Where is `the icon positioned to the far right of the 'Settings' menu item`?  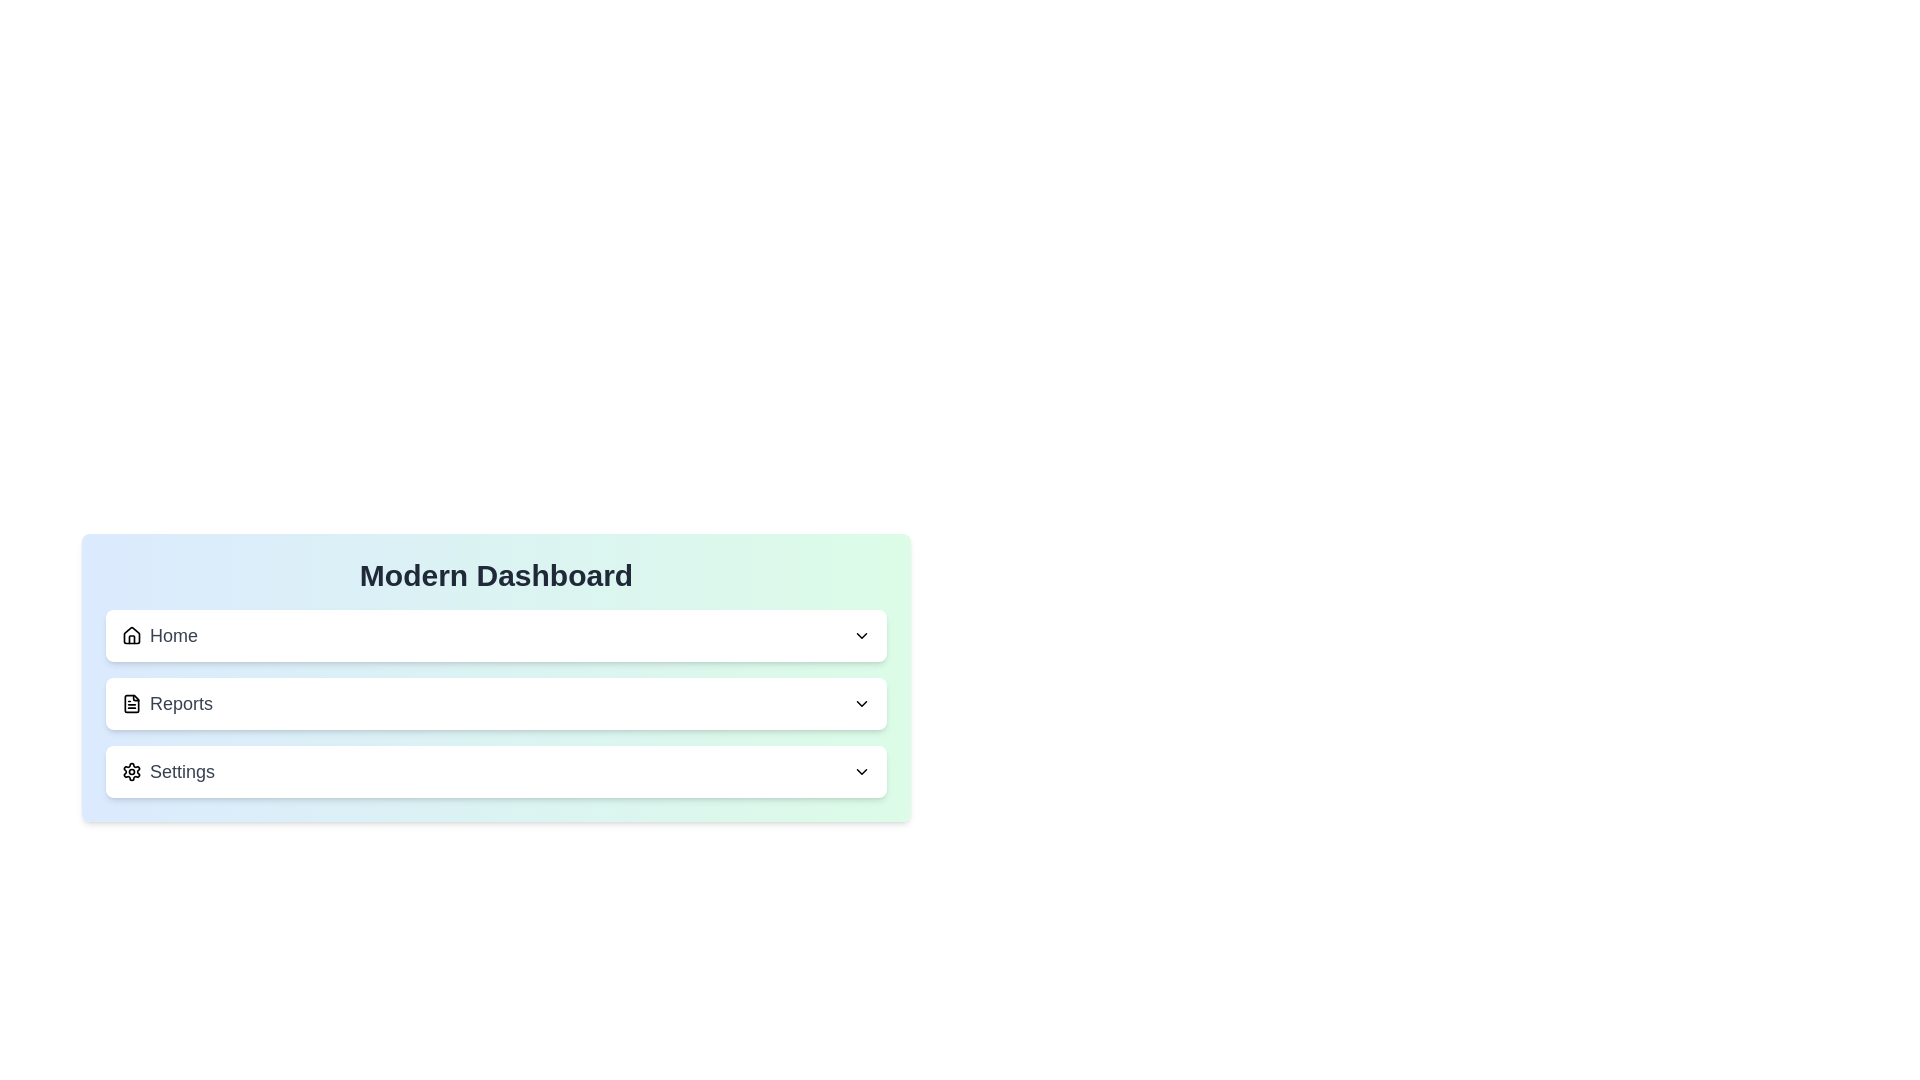
the icon positioned to the far right of the 'Settings' menu item is located at coordinates (862, 770).